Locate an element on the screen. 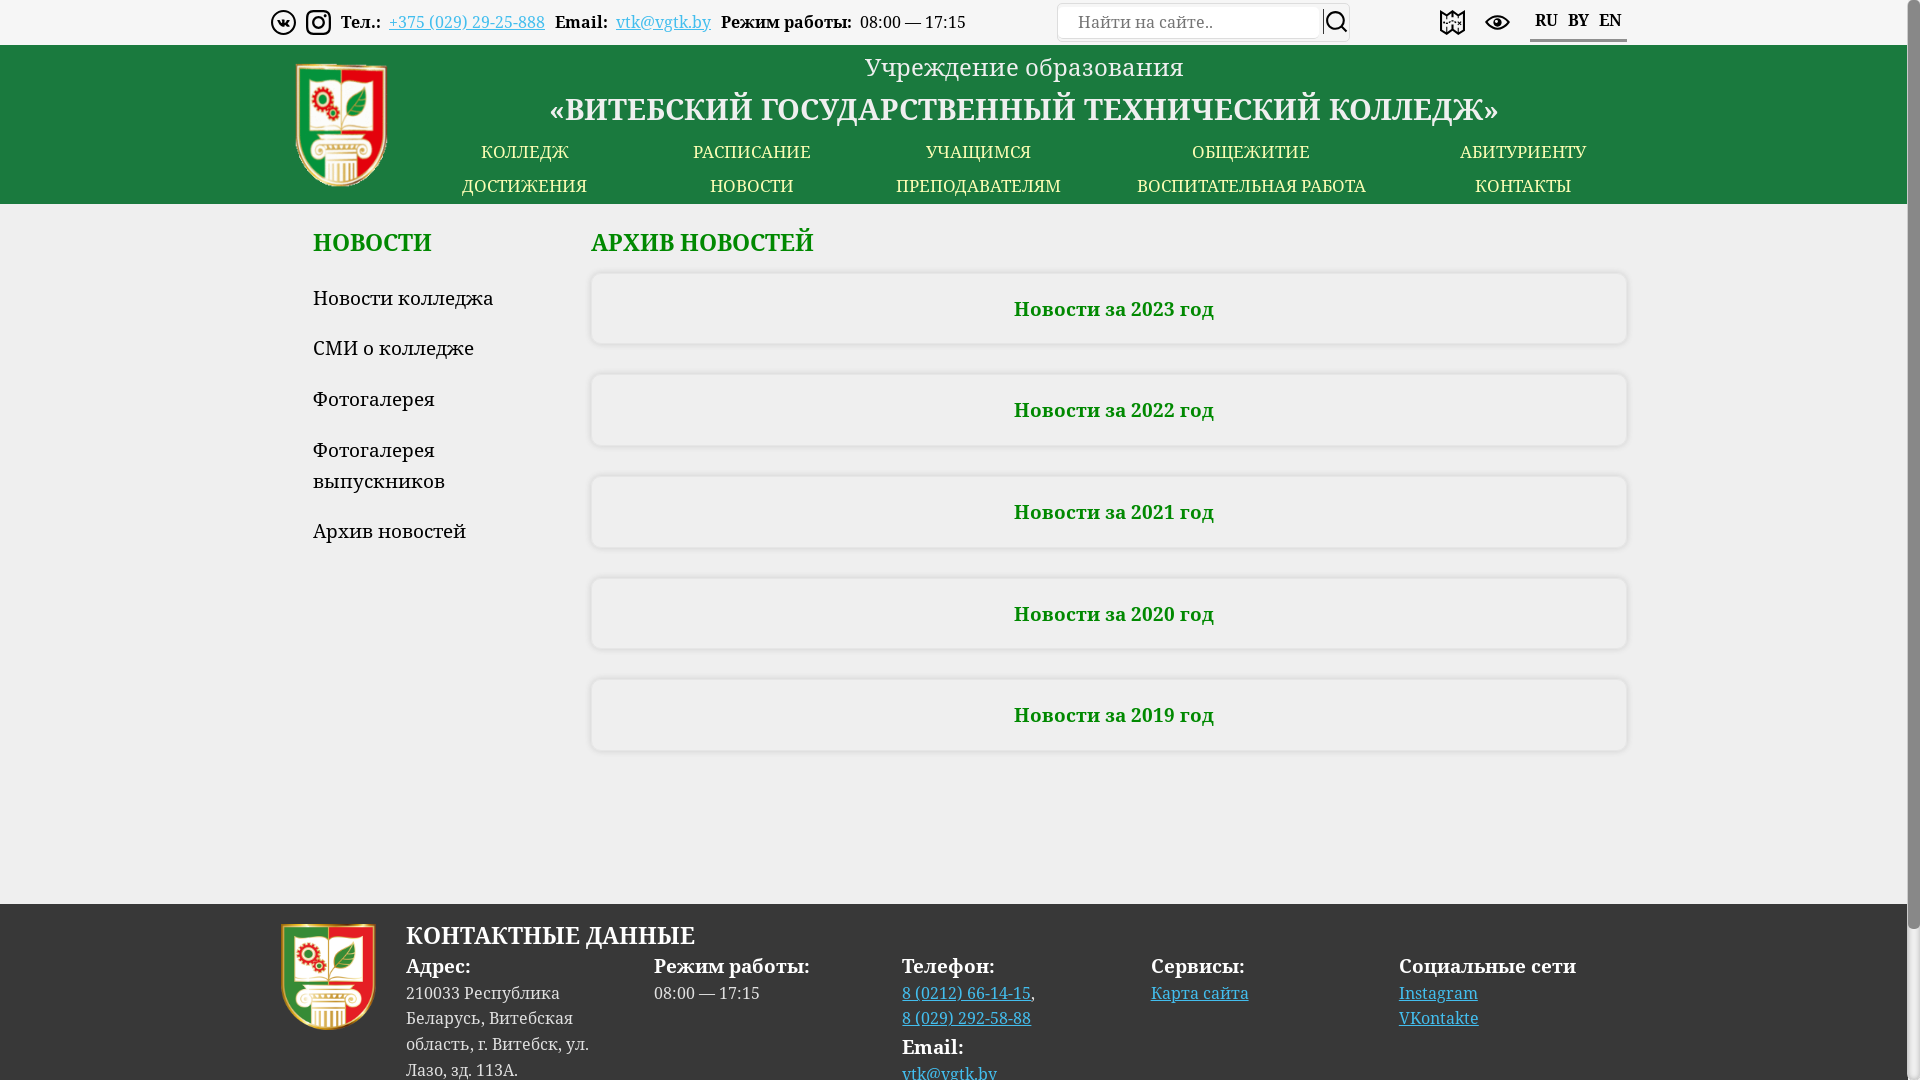 The width and height of the screenshot is (1920, 1080). '+375 (029) 29-25-888' is located at coordinates (465, 23).